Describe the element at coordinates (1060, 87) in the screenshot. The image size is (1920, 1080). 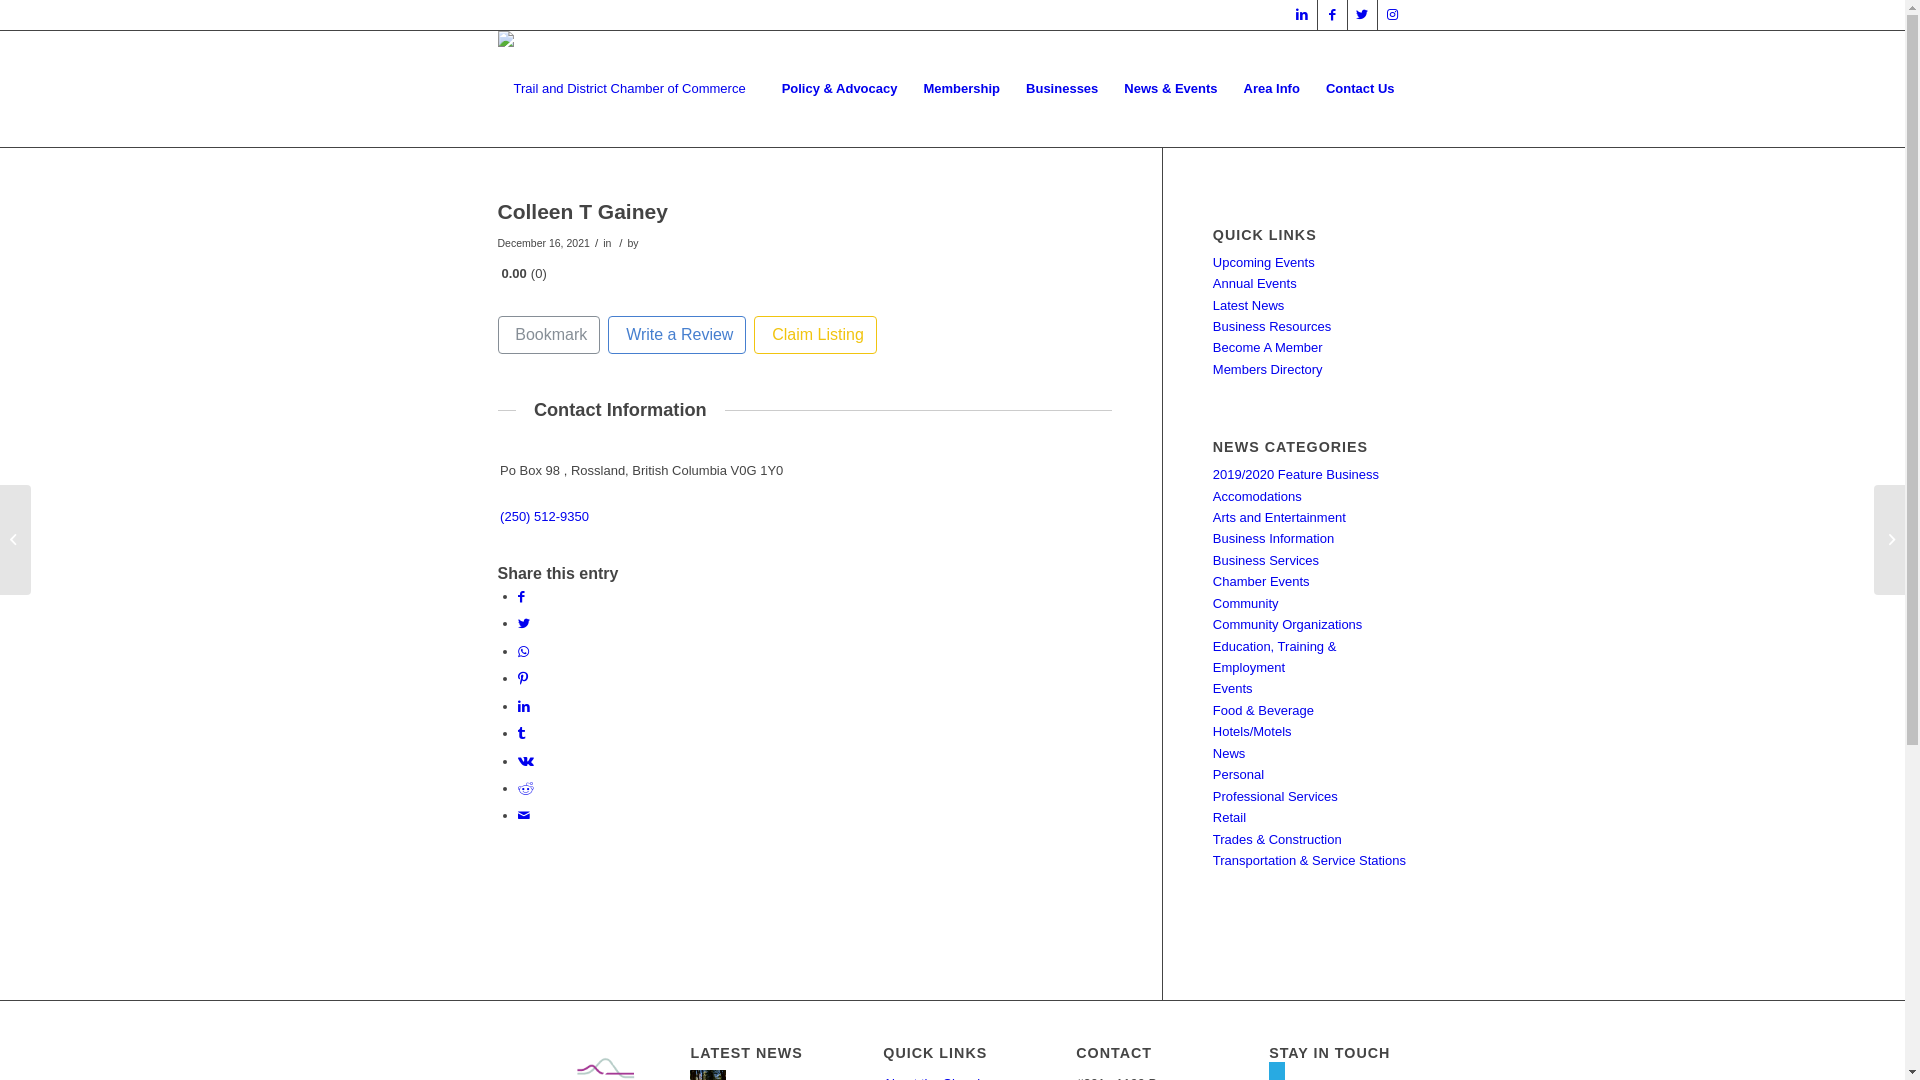
I see `'Businesses'` at that location.